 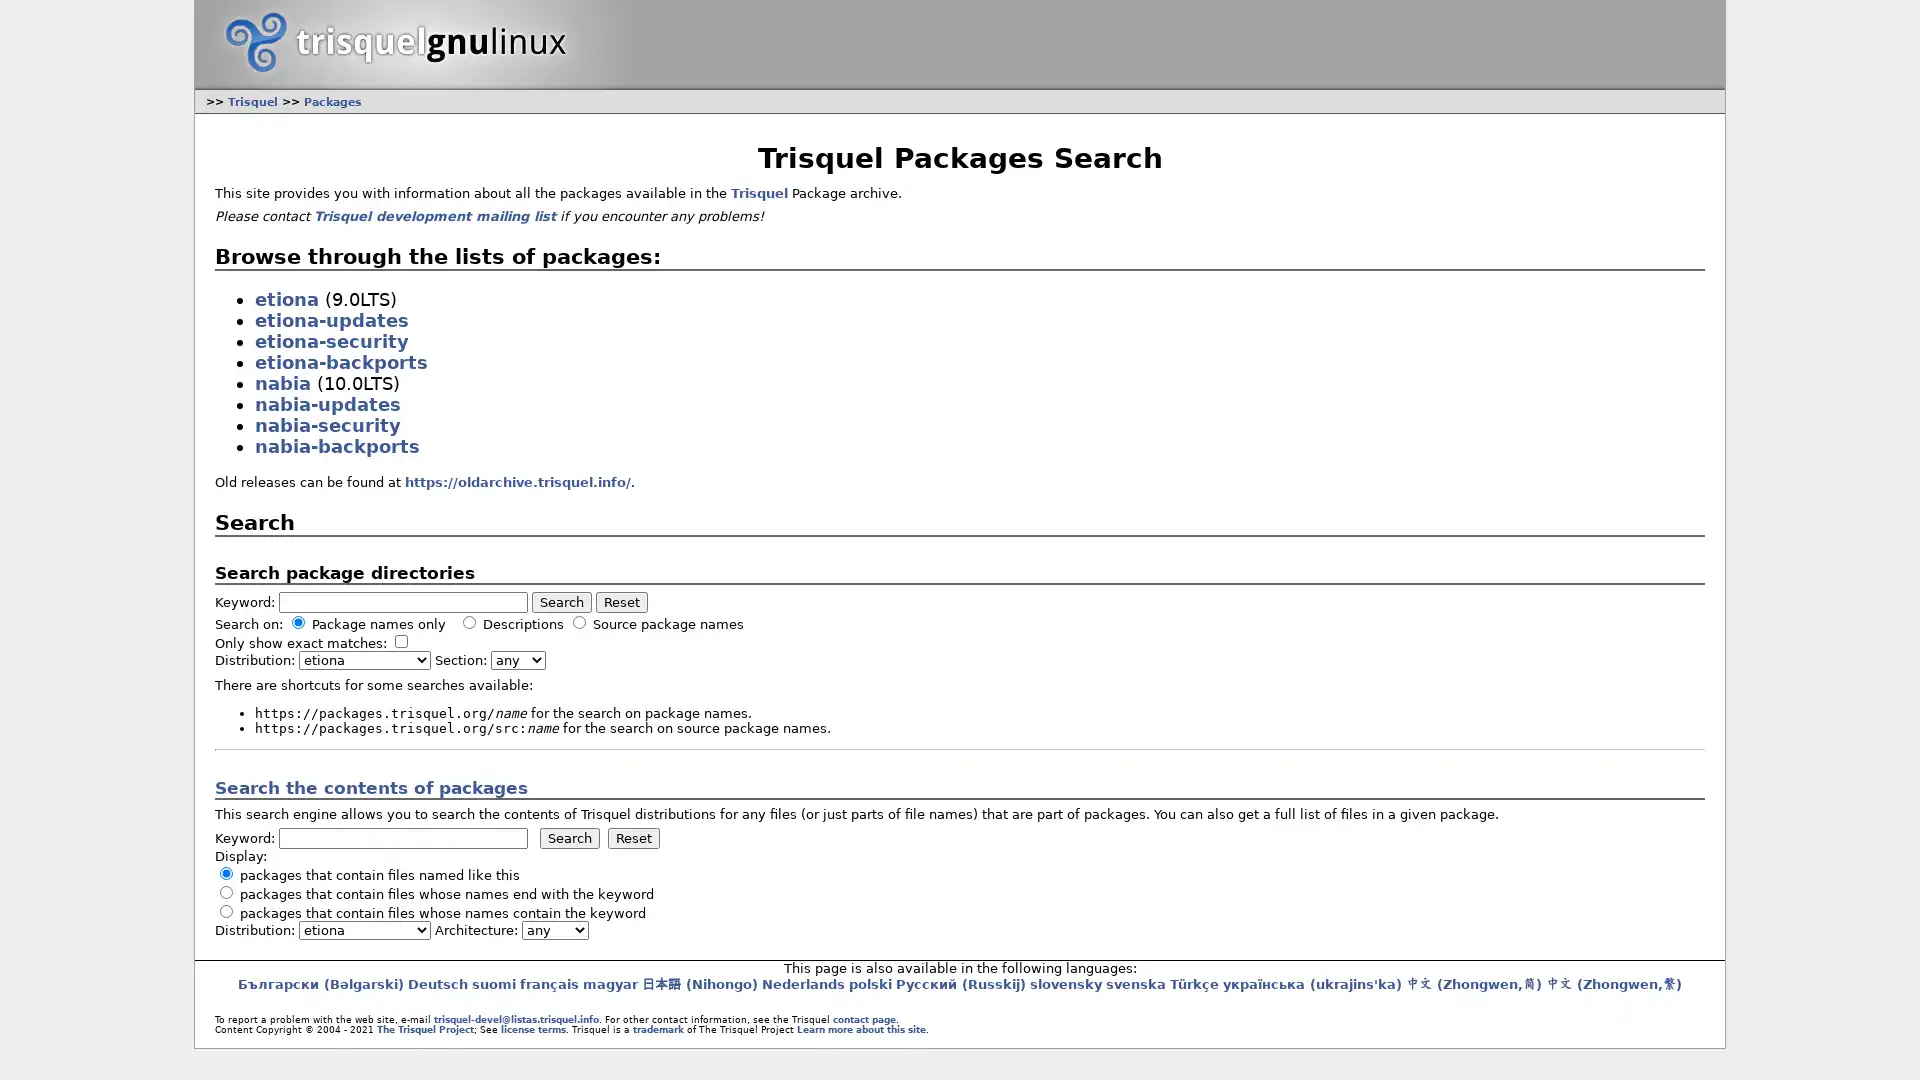 I want to click on Search, so click(x=560, y=601).